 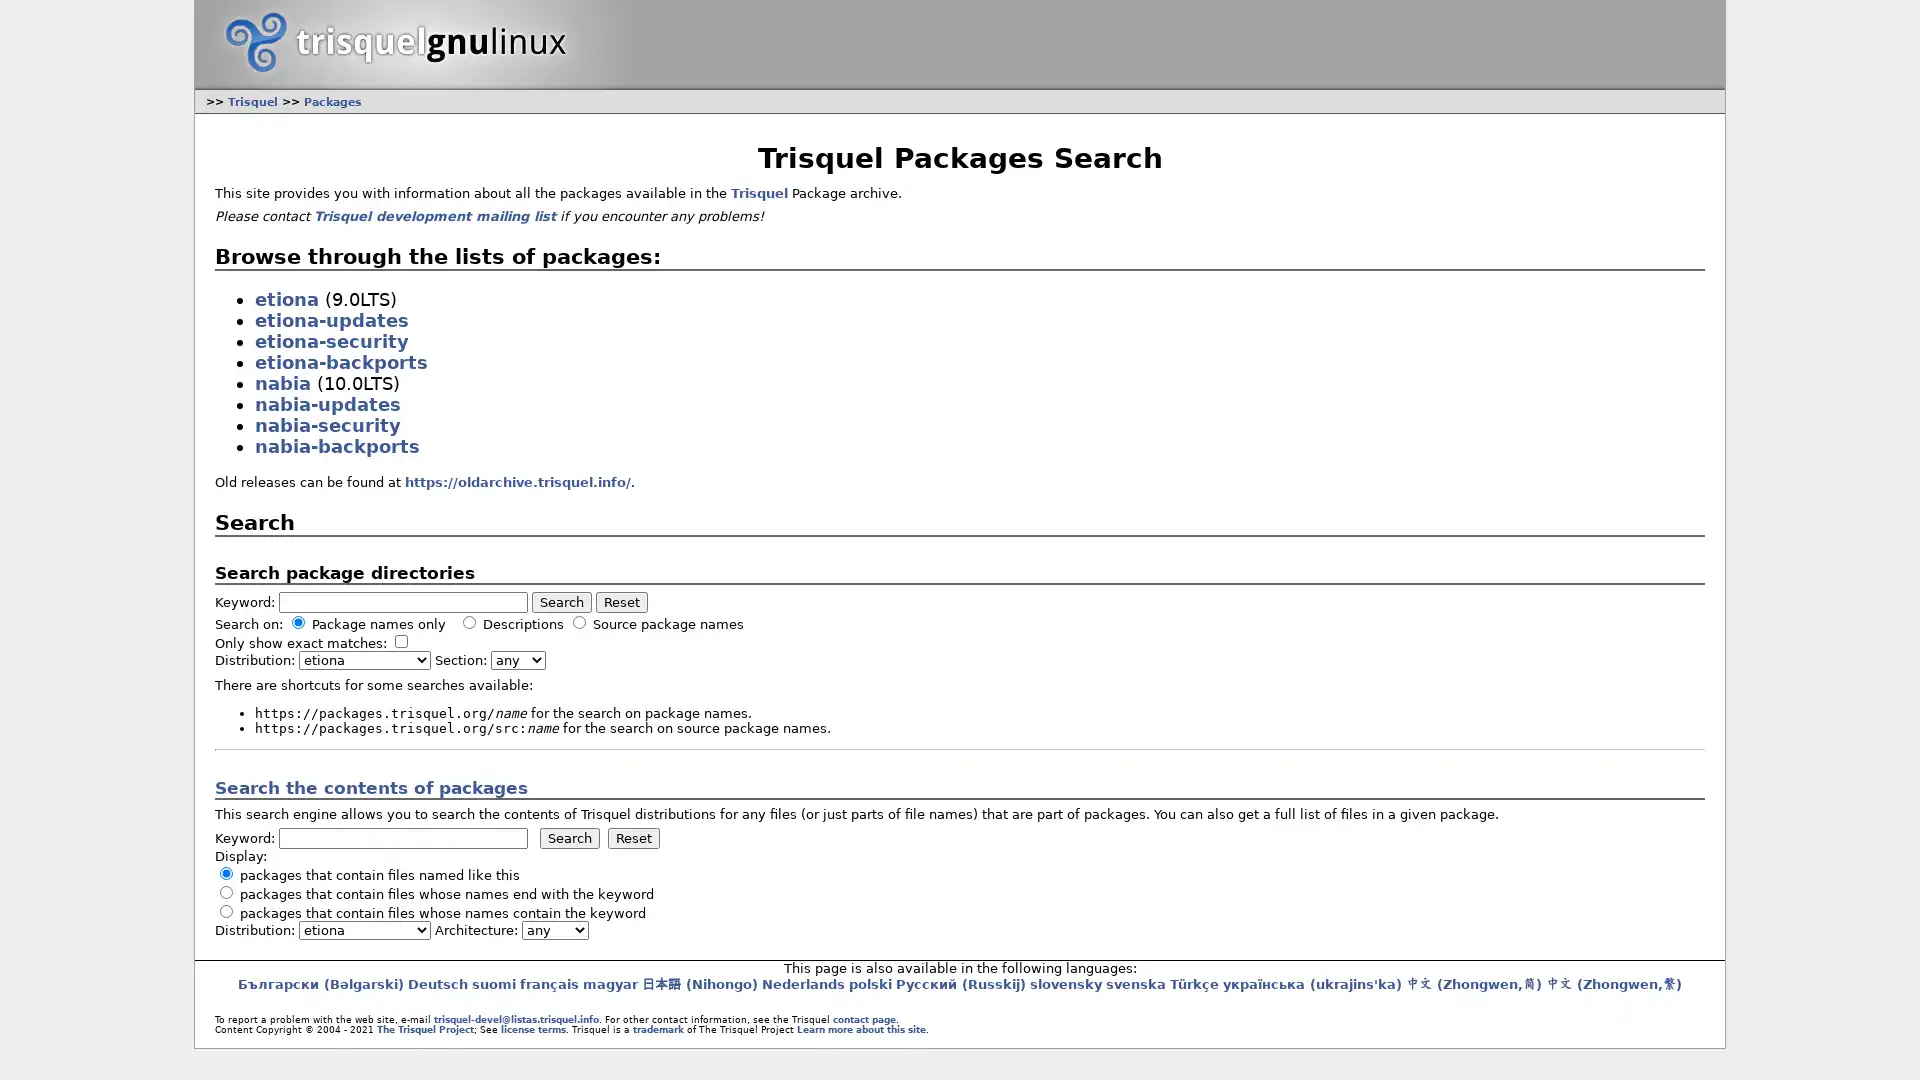 I want to click on Search, so click(x=560, y=601).